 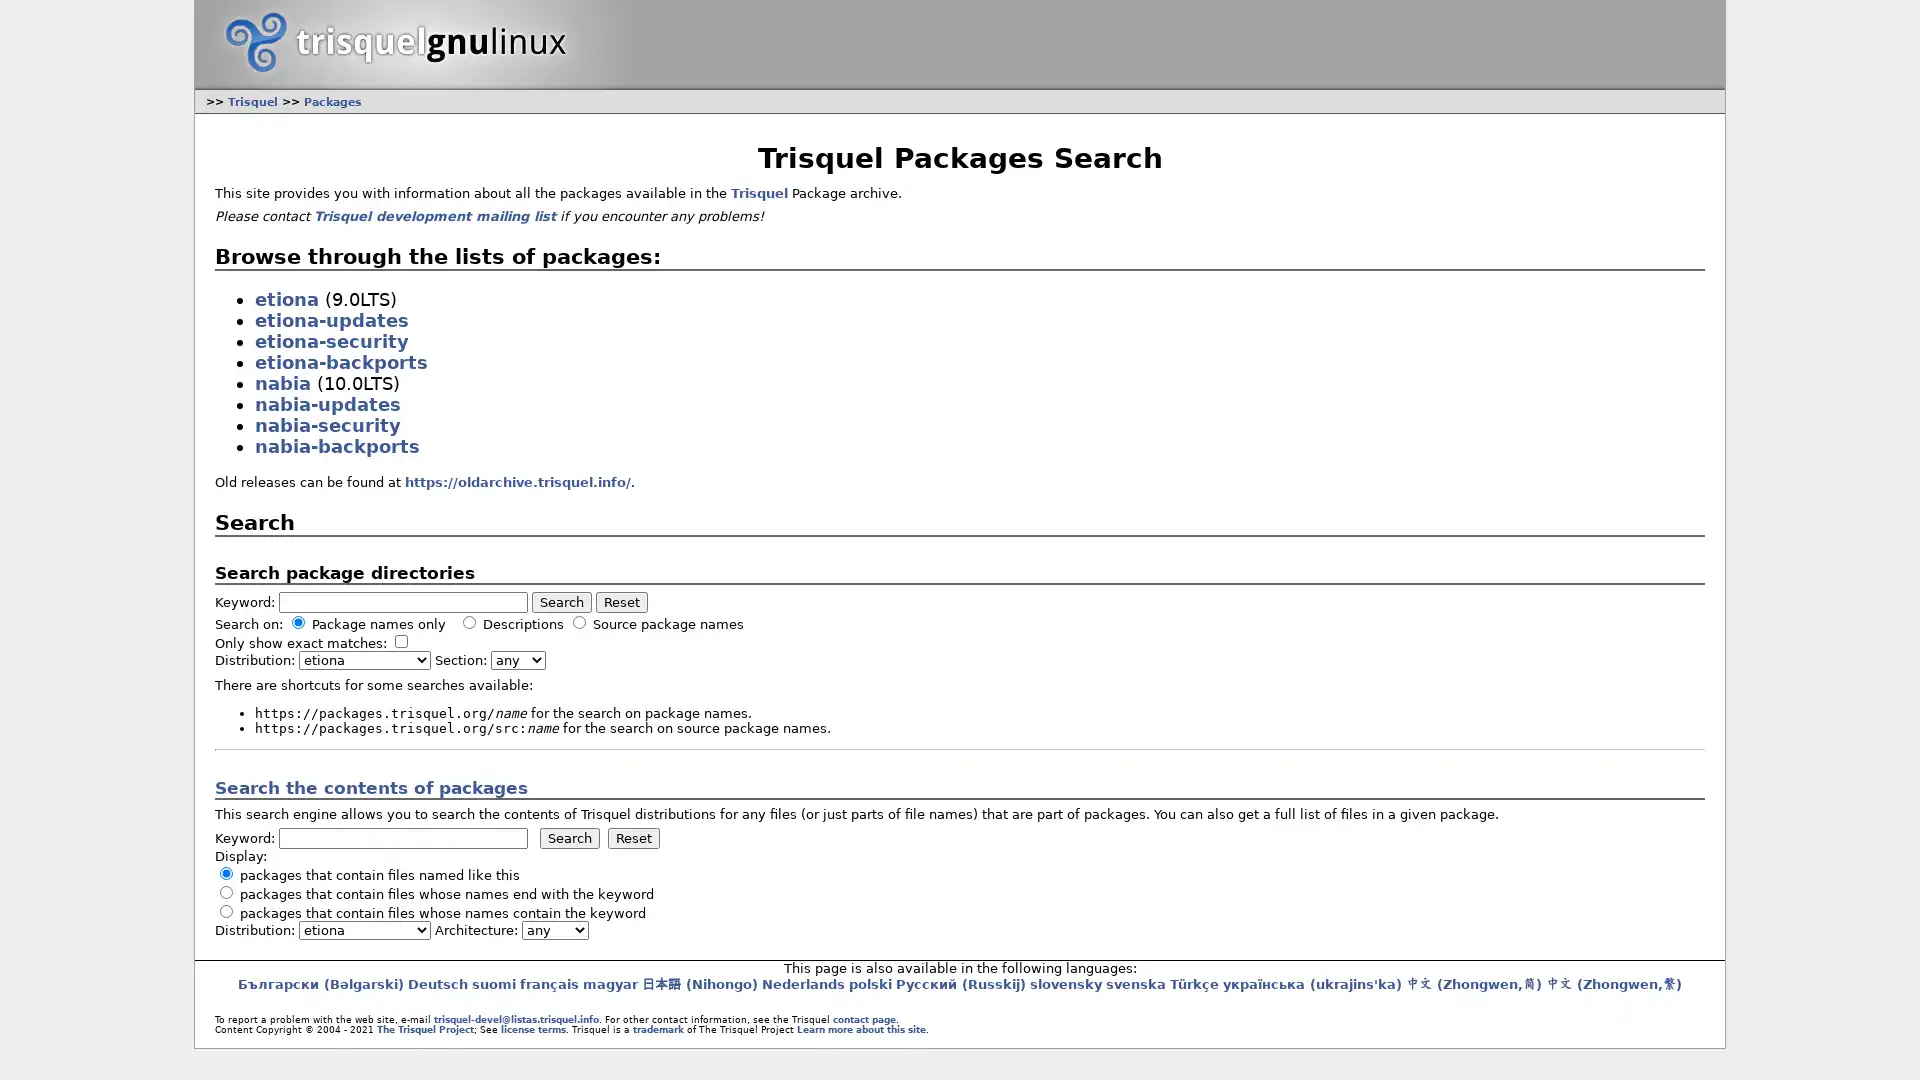 I want to click on Search, so click(x=560, y=601).